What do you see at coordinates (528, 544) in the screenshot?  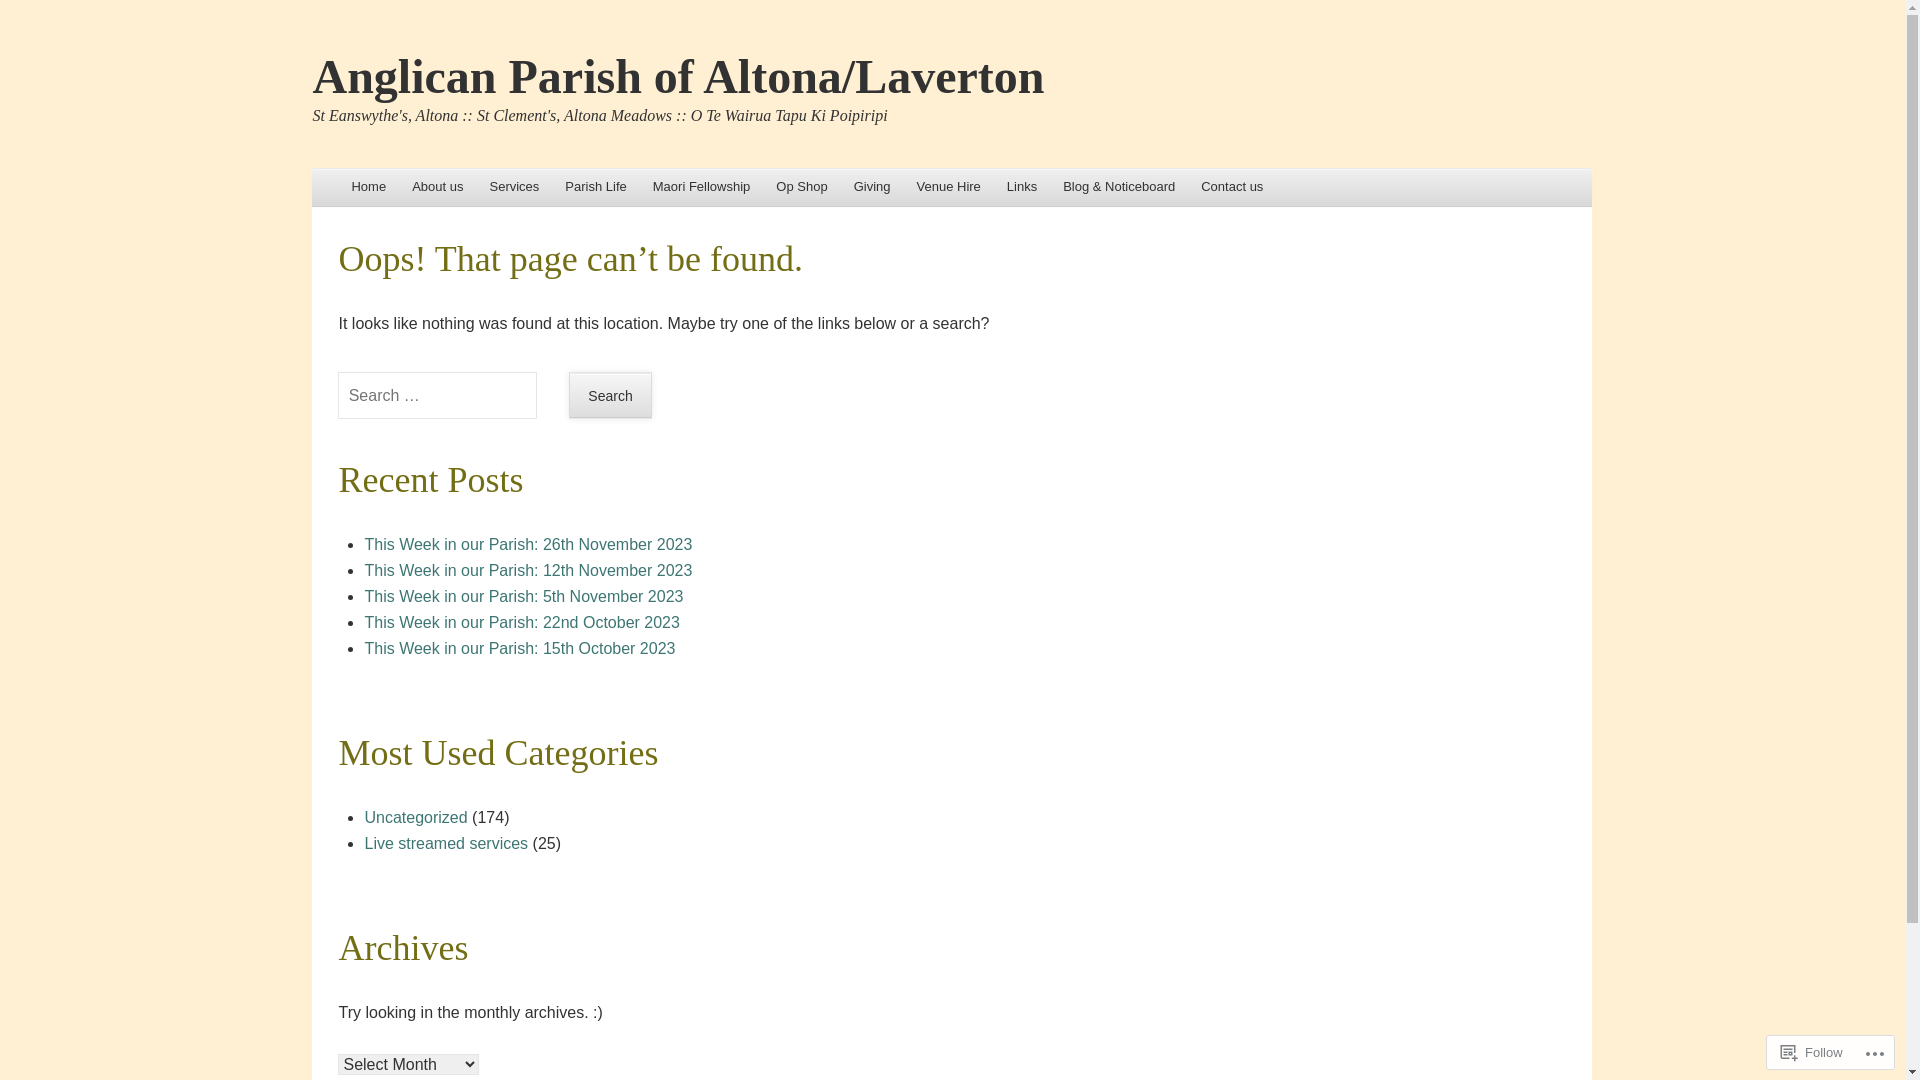 I see `'This Week in our Parish: 26th November 2023'` at bounding box center [528, 544].